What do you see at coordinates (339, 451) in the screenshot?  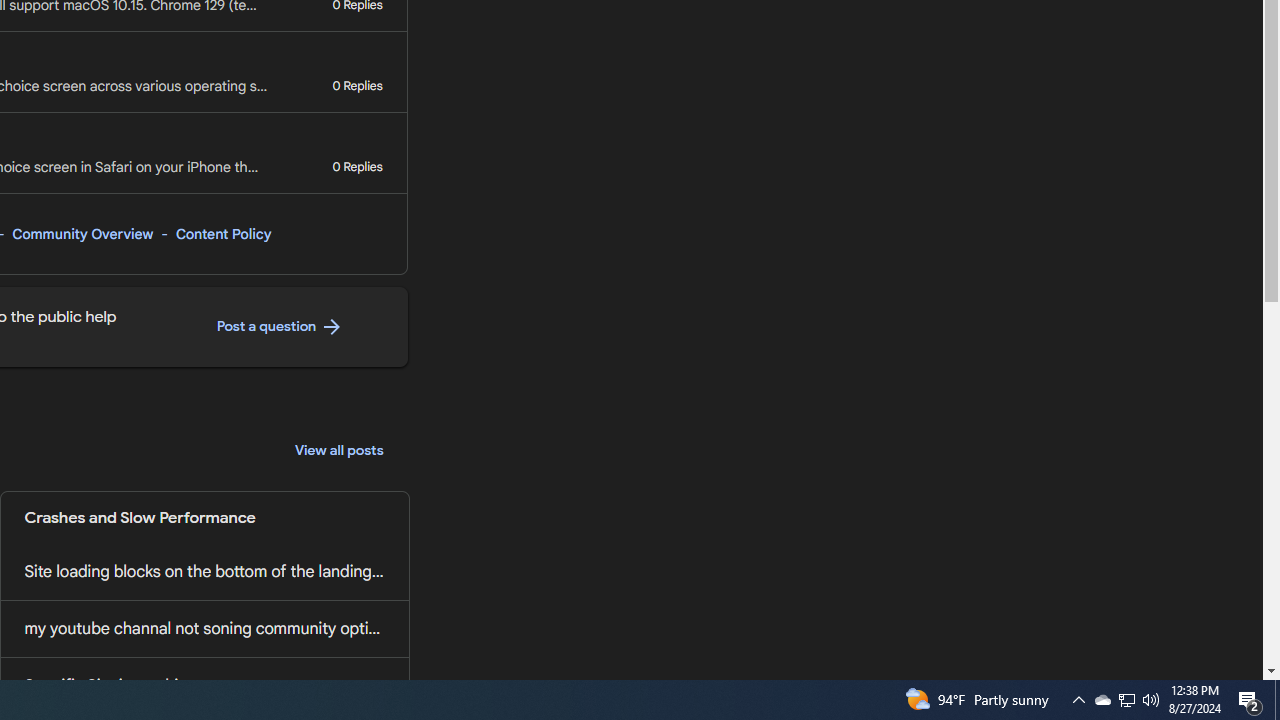 I see `'View all posts'` at bounding box center [339, 451].